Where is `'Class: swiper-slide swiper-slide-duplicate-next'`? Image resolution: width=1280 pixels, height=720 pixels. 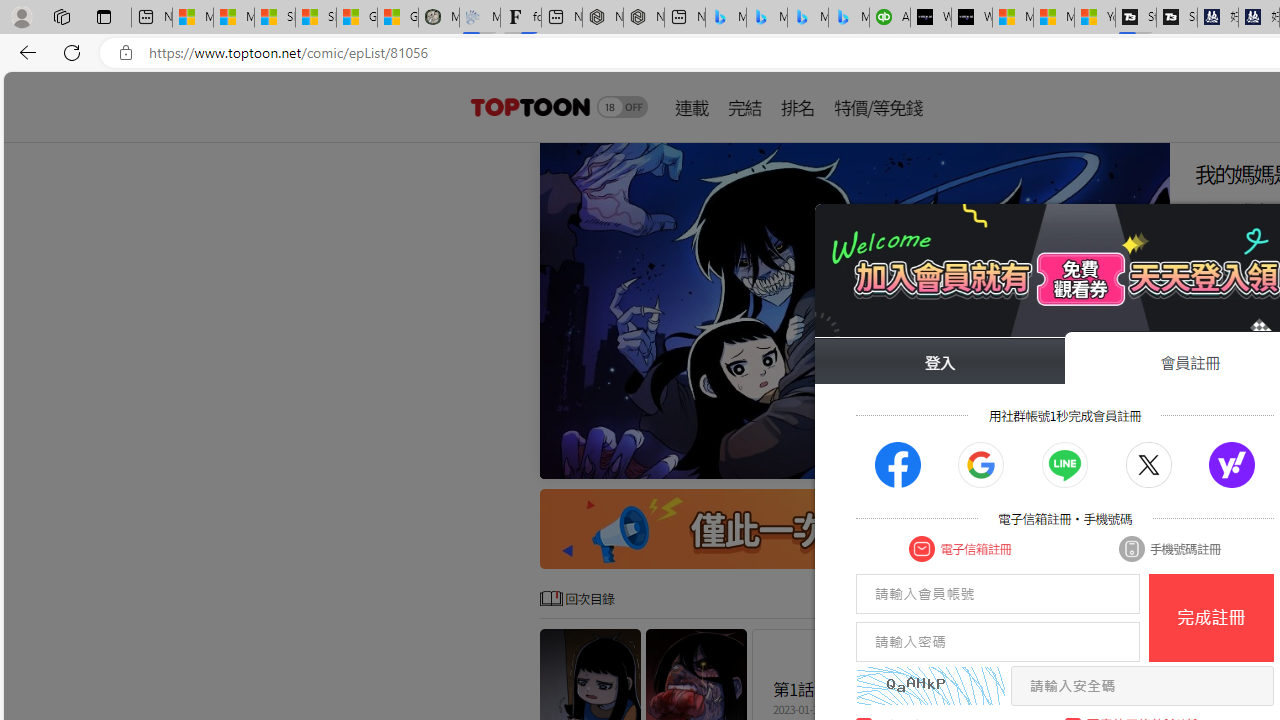 'Class: swiper-slide swiper-slide-duplicate-next' is located at coordinates (855, 311).